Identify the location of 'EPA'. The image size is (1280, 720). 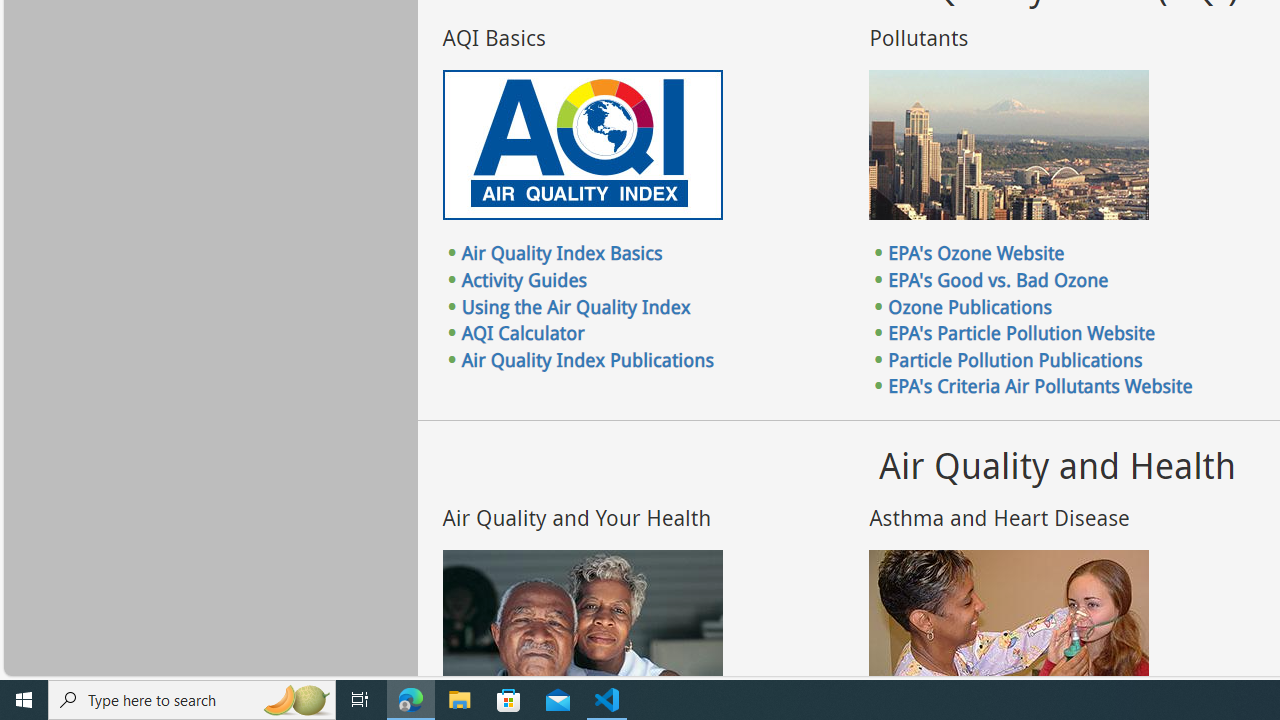
(998, 279).